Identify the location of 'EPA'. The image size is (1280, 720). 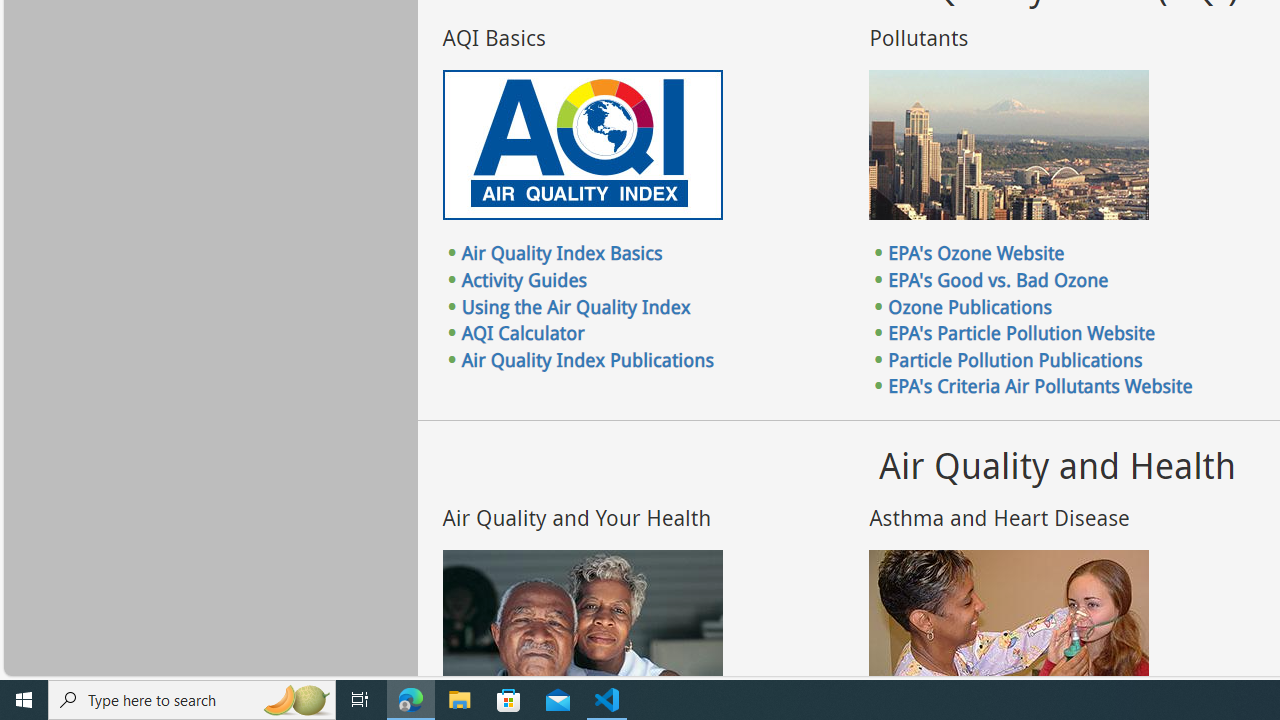
(998, 279).